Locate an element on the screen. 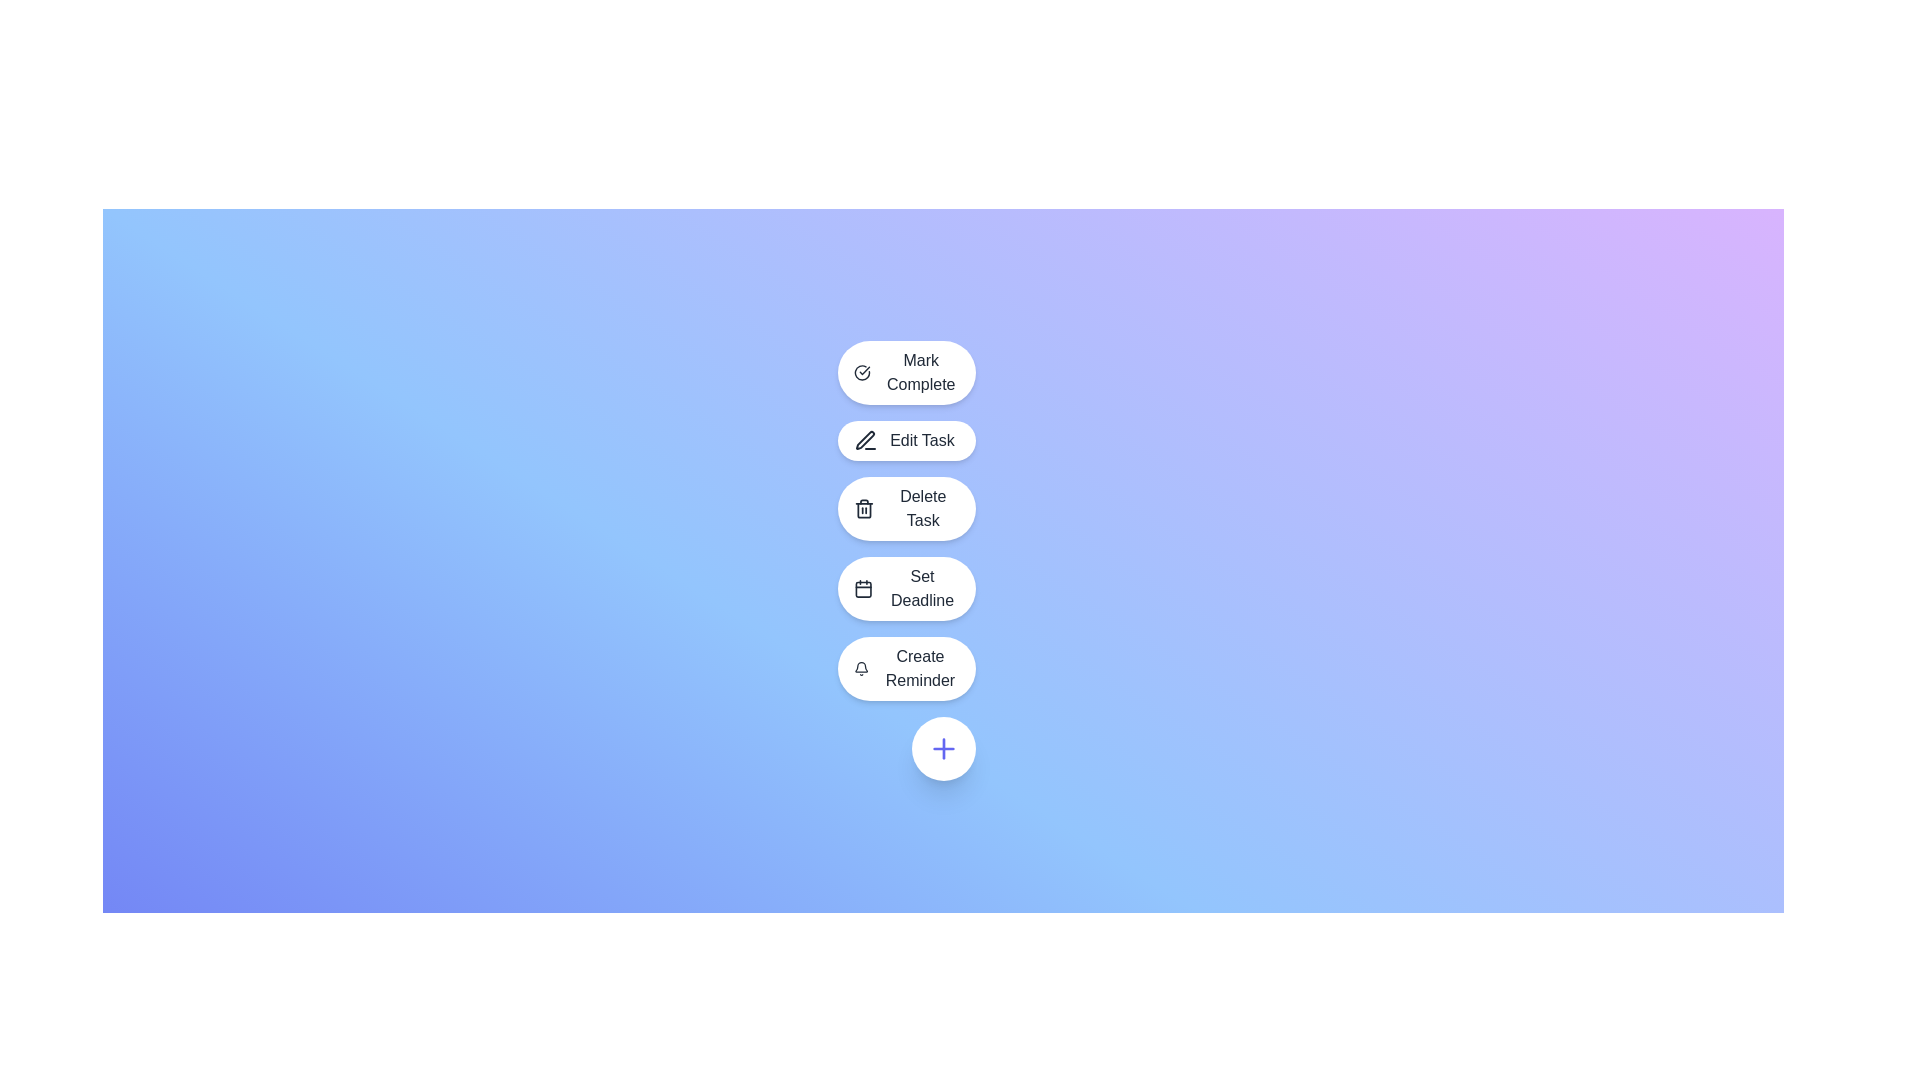 This screenshot has width=1920, height=1080. the interactive button located at the bottom of the vertical list, which serves the purpose of adding a new task or item is located at coordinates (942, 748).